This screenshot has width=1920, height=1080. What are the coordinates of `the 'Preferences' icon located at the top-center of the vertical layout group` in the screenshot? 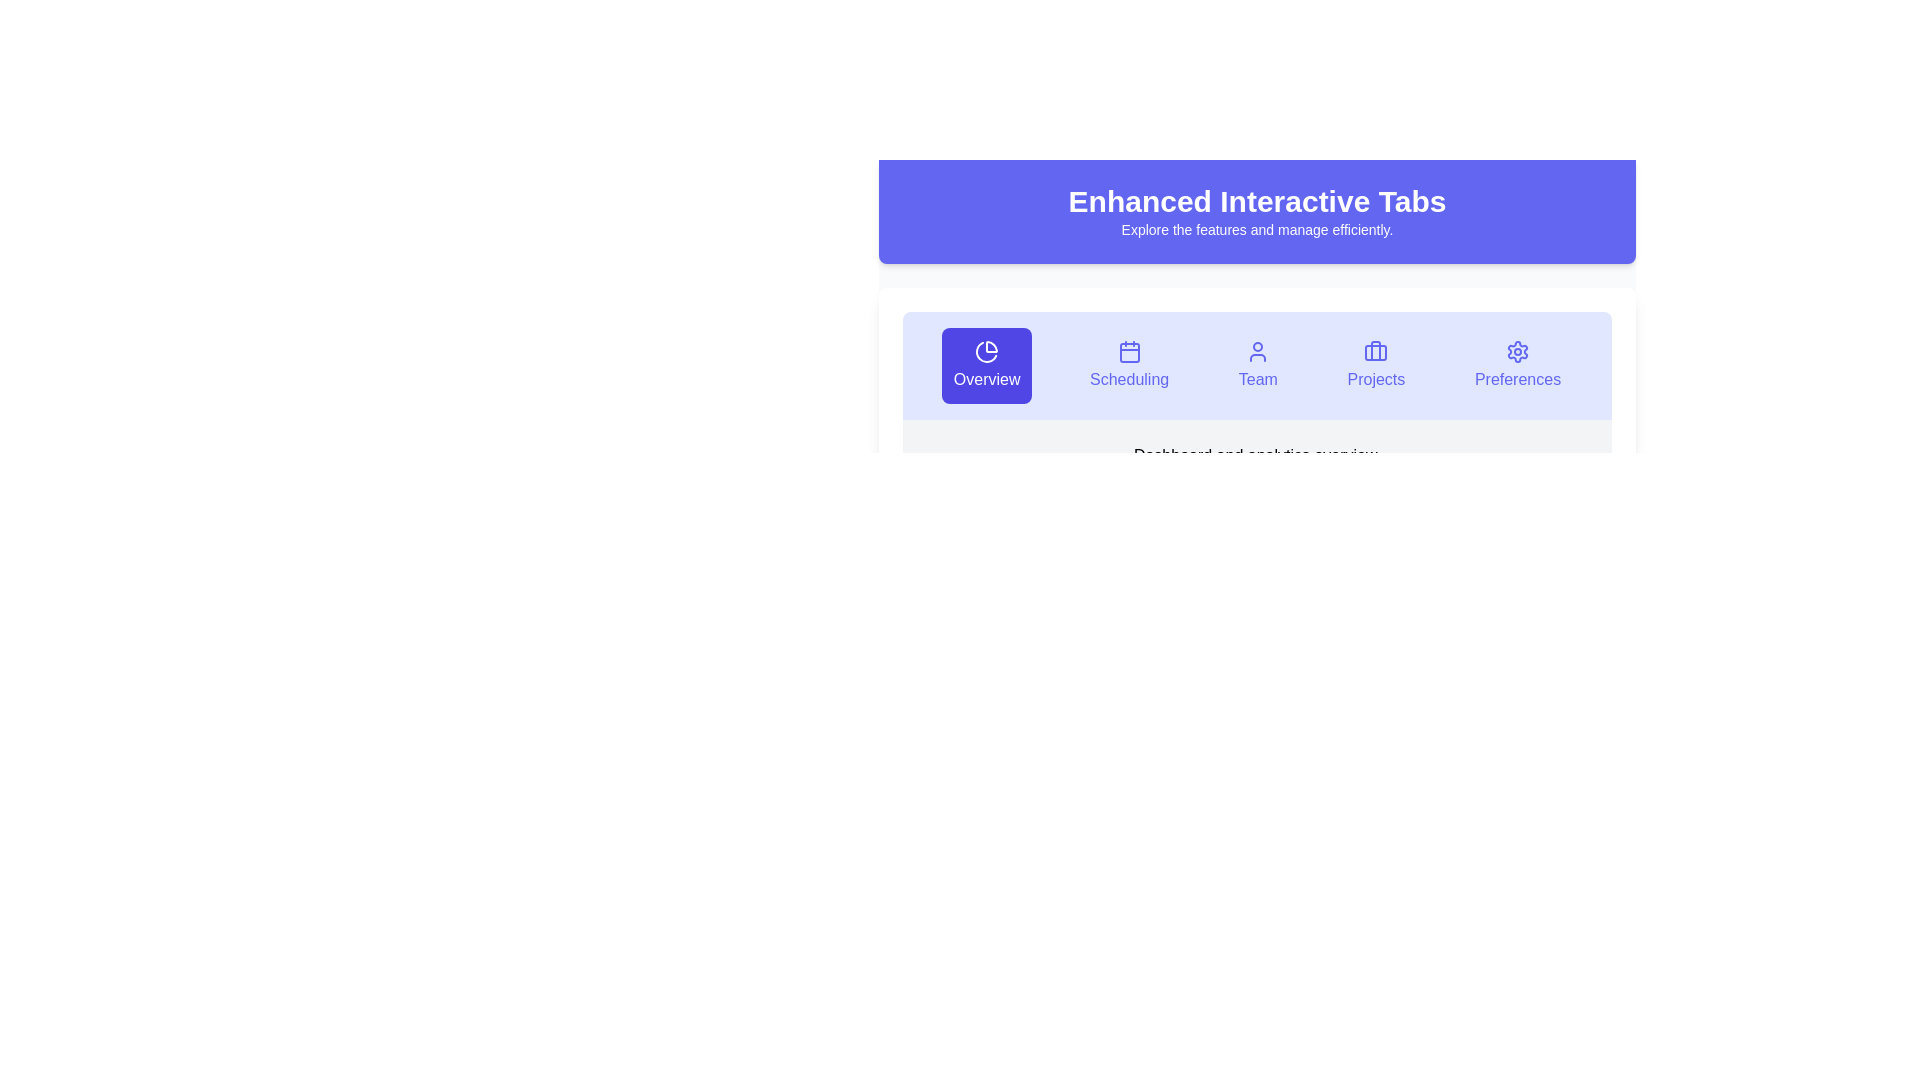 It's located at (1517, 350).